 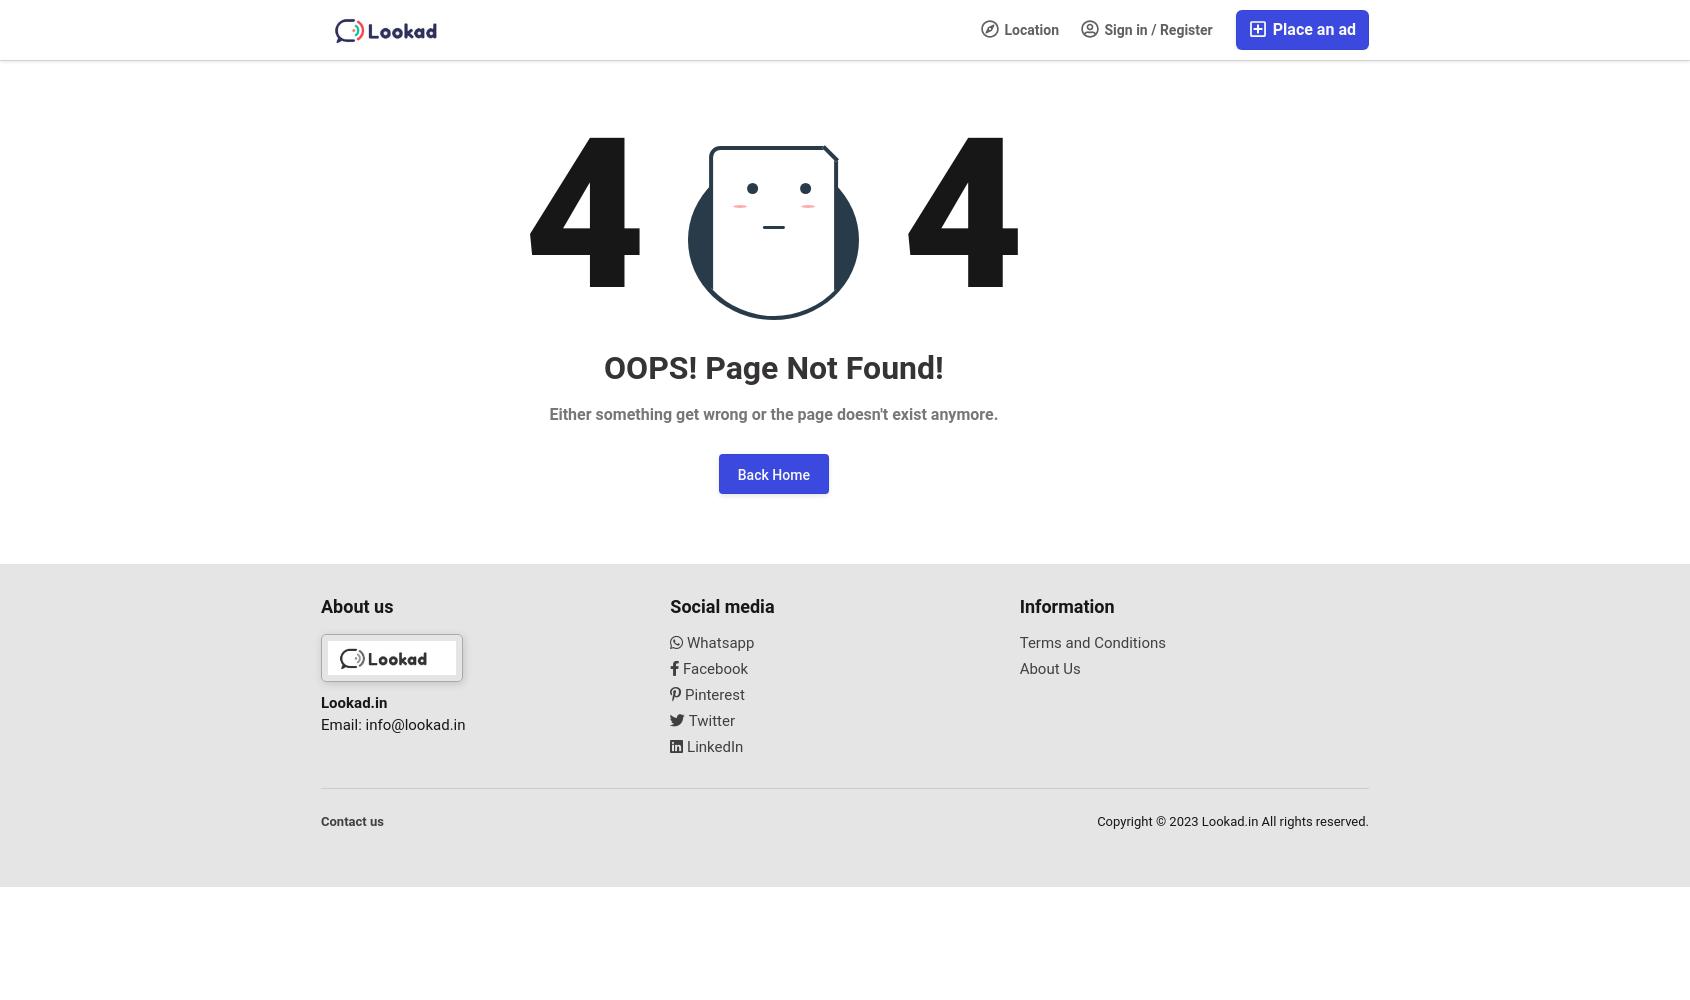 What do you see at coordinates (708, 719) in the screenshot?
I see `'Twitter'` at bounding box center [708, 719].